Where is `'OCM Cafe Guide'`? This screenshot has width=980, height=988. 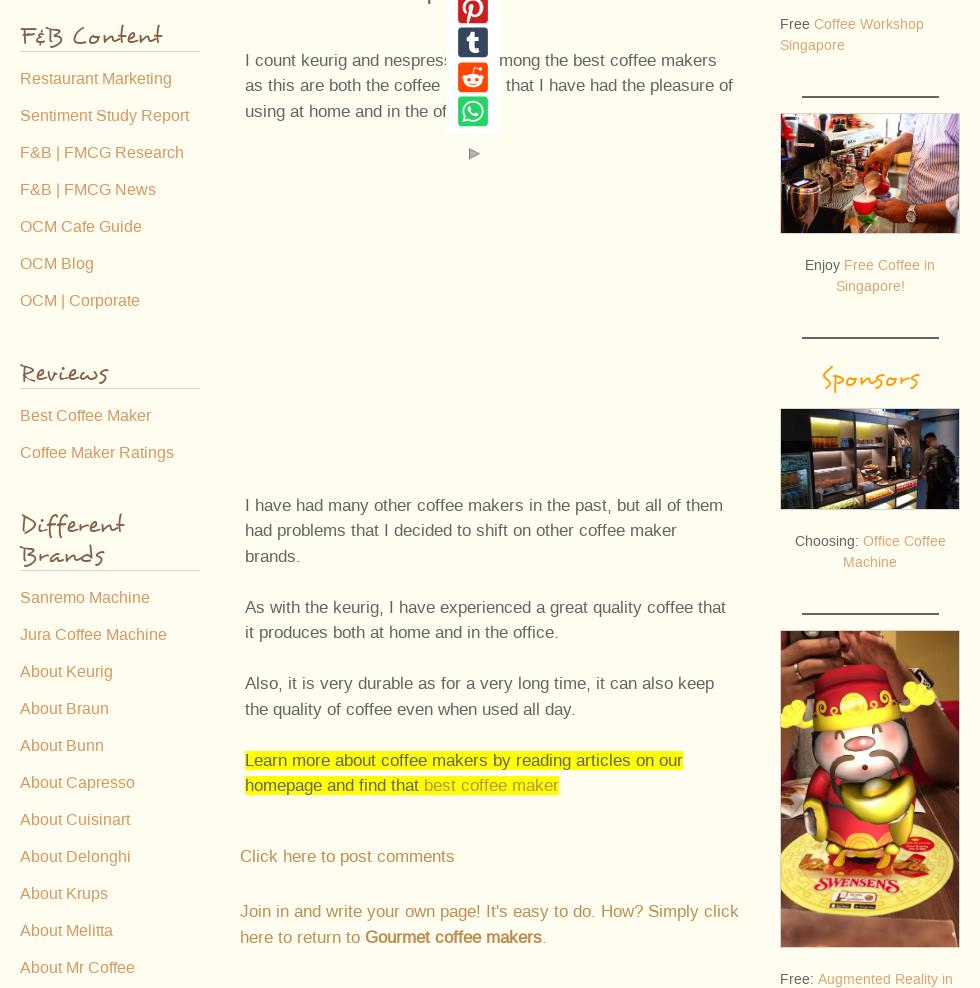 'OCM Cafe Guide' is located at coordinates (81, 227).